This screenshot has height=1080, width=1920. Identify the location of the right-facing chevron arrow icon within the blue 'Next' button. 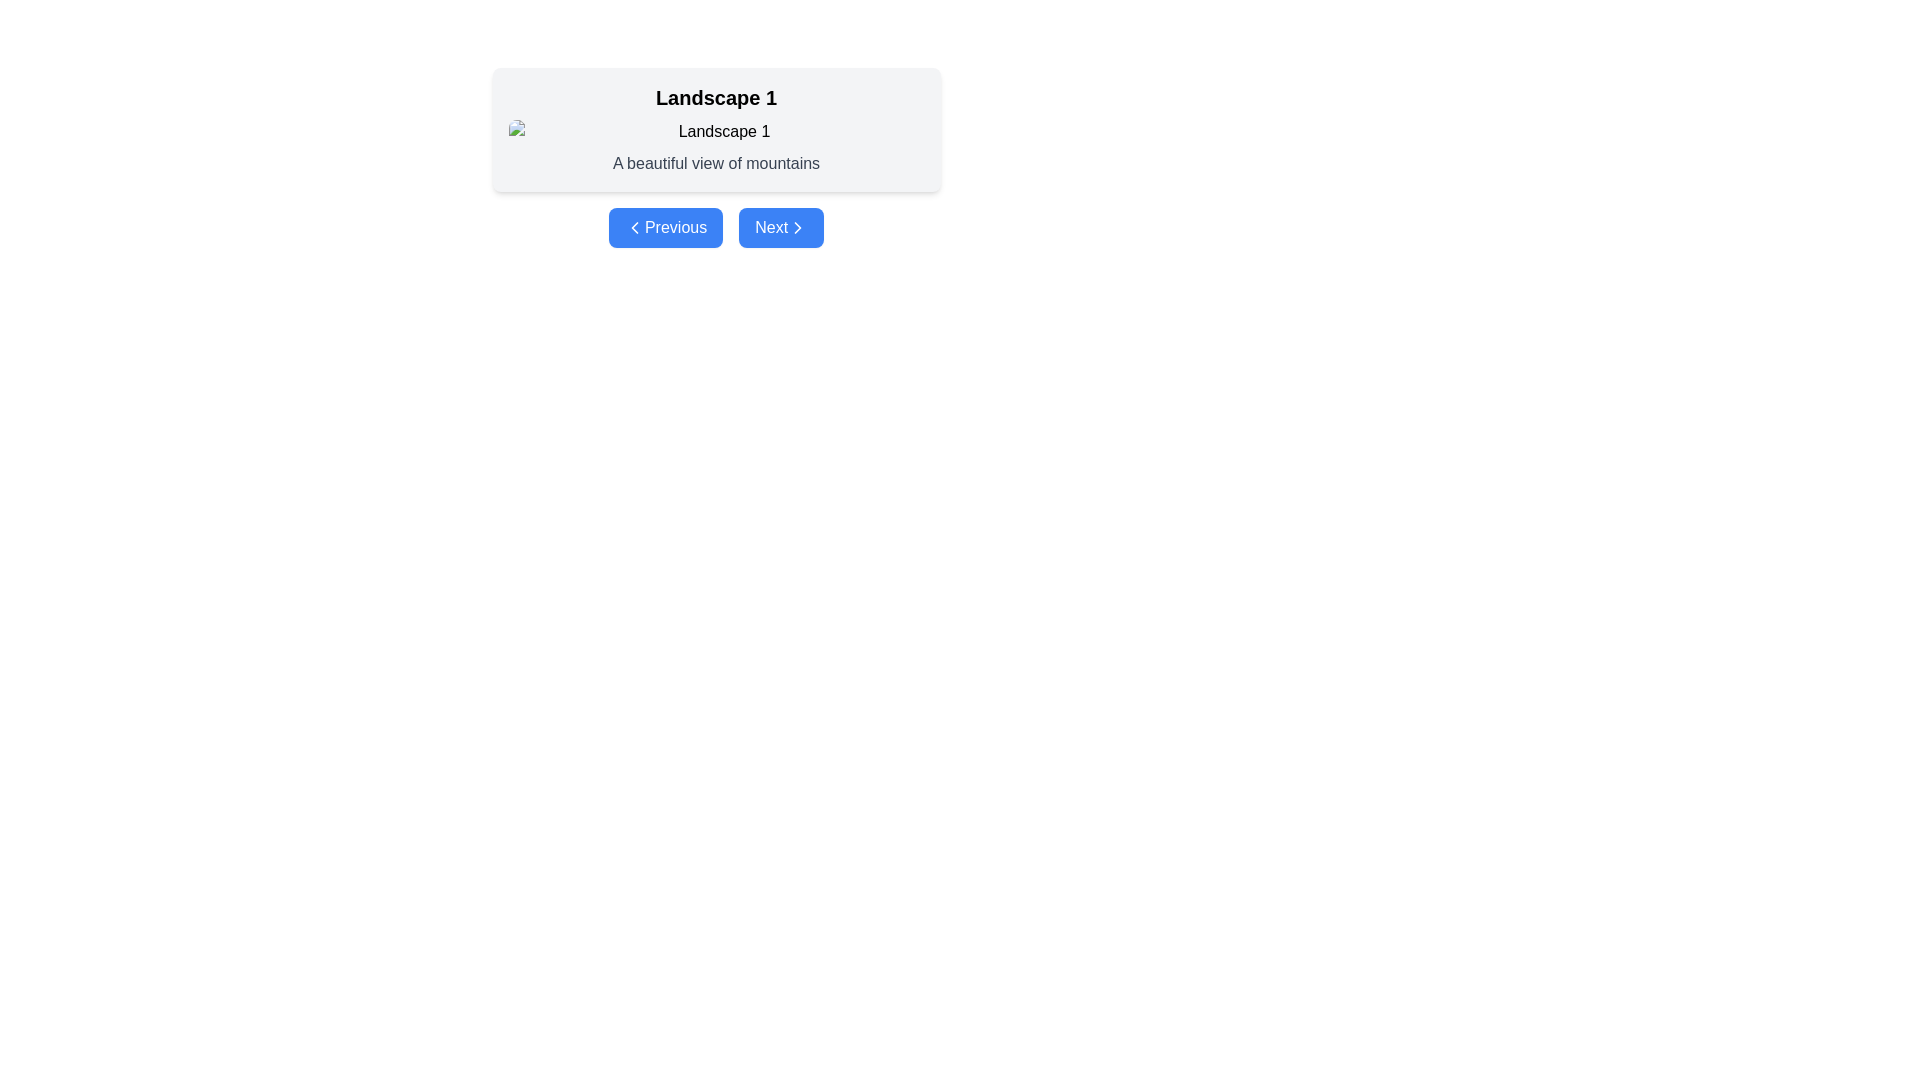
(797, 226).